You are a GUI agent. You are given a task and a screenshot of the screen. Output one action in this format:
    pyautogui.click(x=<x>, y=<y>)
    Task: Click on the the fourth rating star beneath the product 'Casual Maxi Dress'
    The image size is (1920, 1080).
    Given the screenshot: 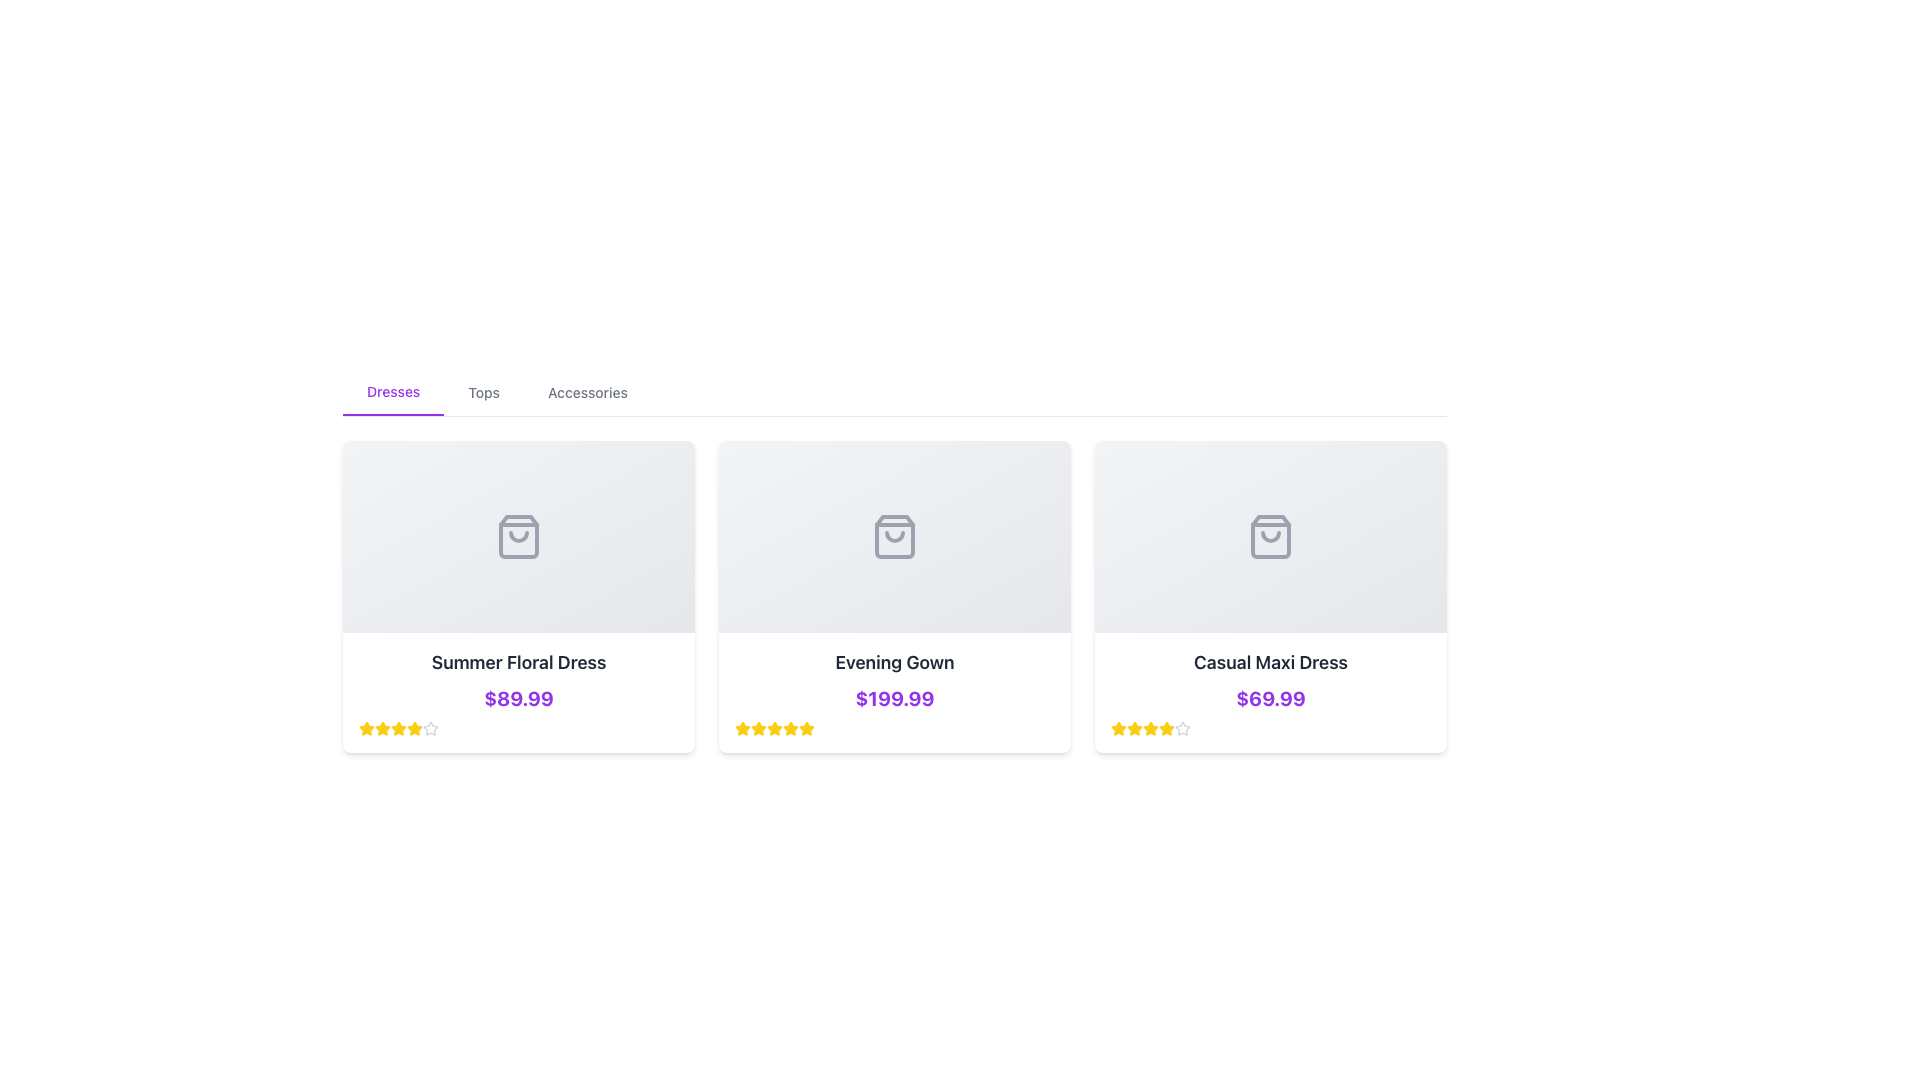 What is the action you would take?
    pyautogui.click(x=1166, y=728)
    